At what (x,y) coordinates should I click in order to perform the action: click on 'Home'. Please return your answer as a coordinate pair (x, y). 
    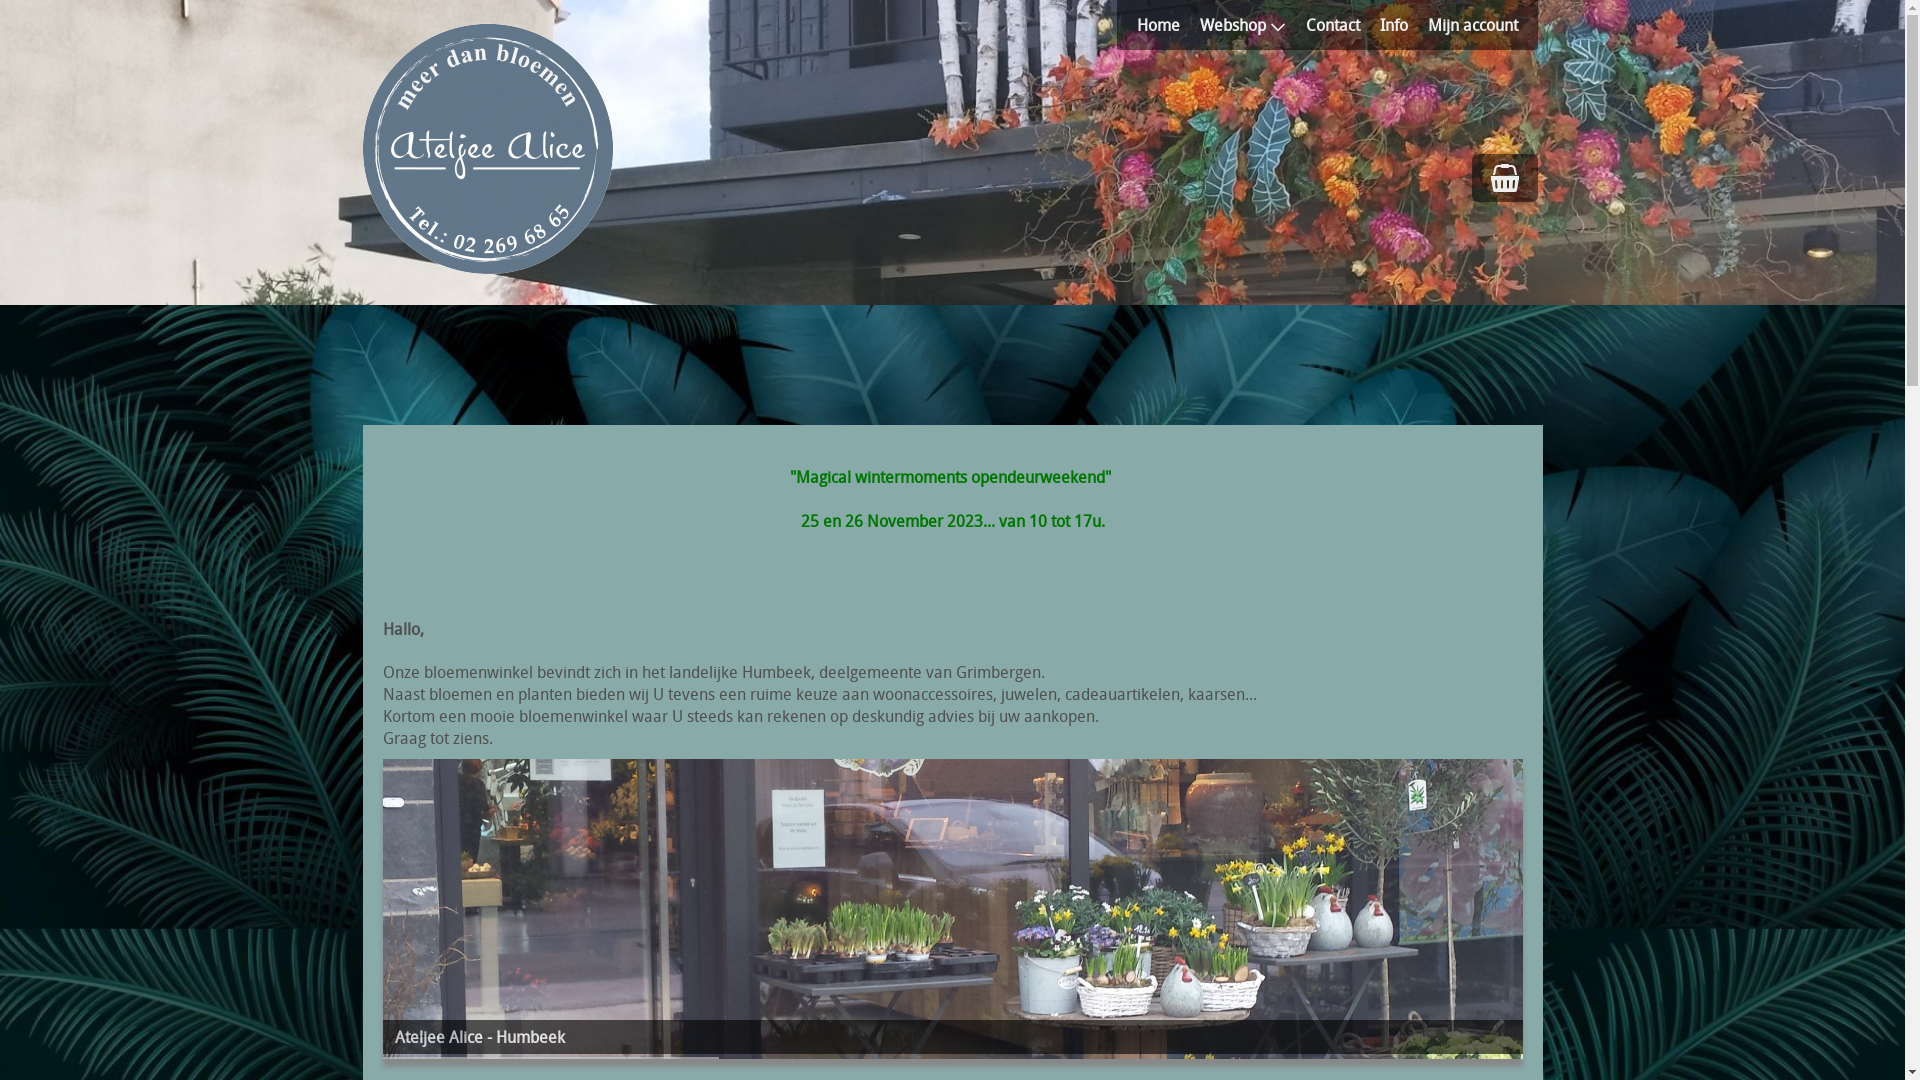
    Looking at the image, I should click on (1167, 24).